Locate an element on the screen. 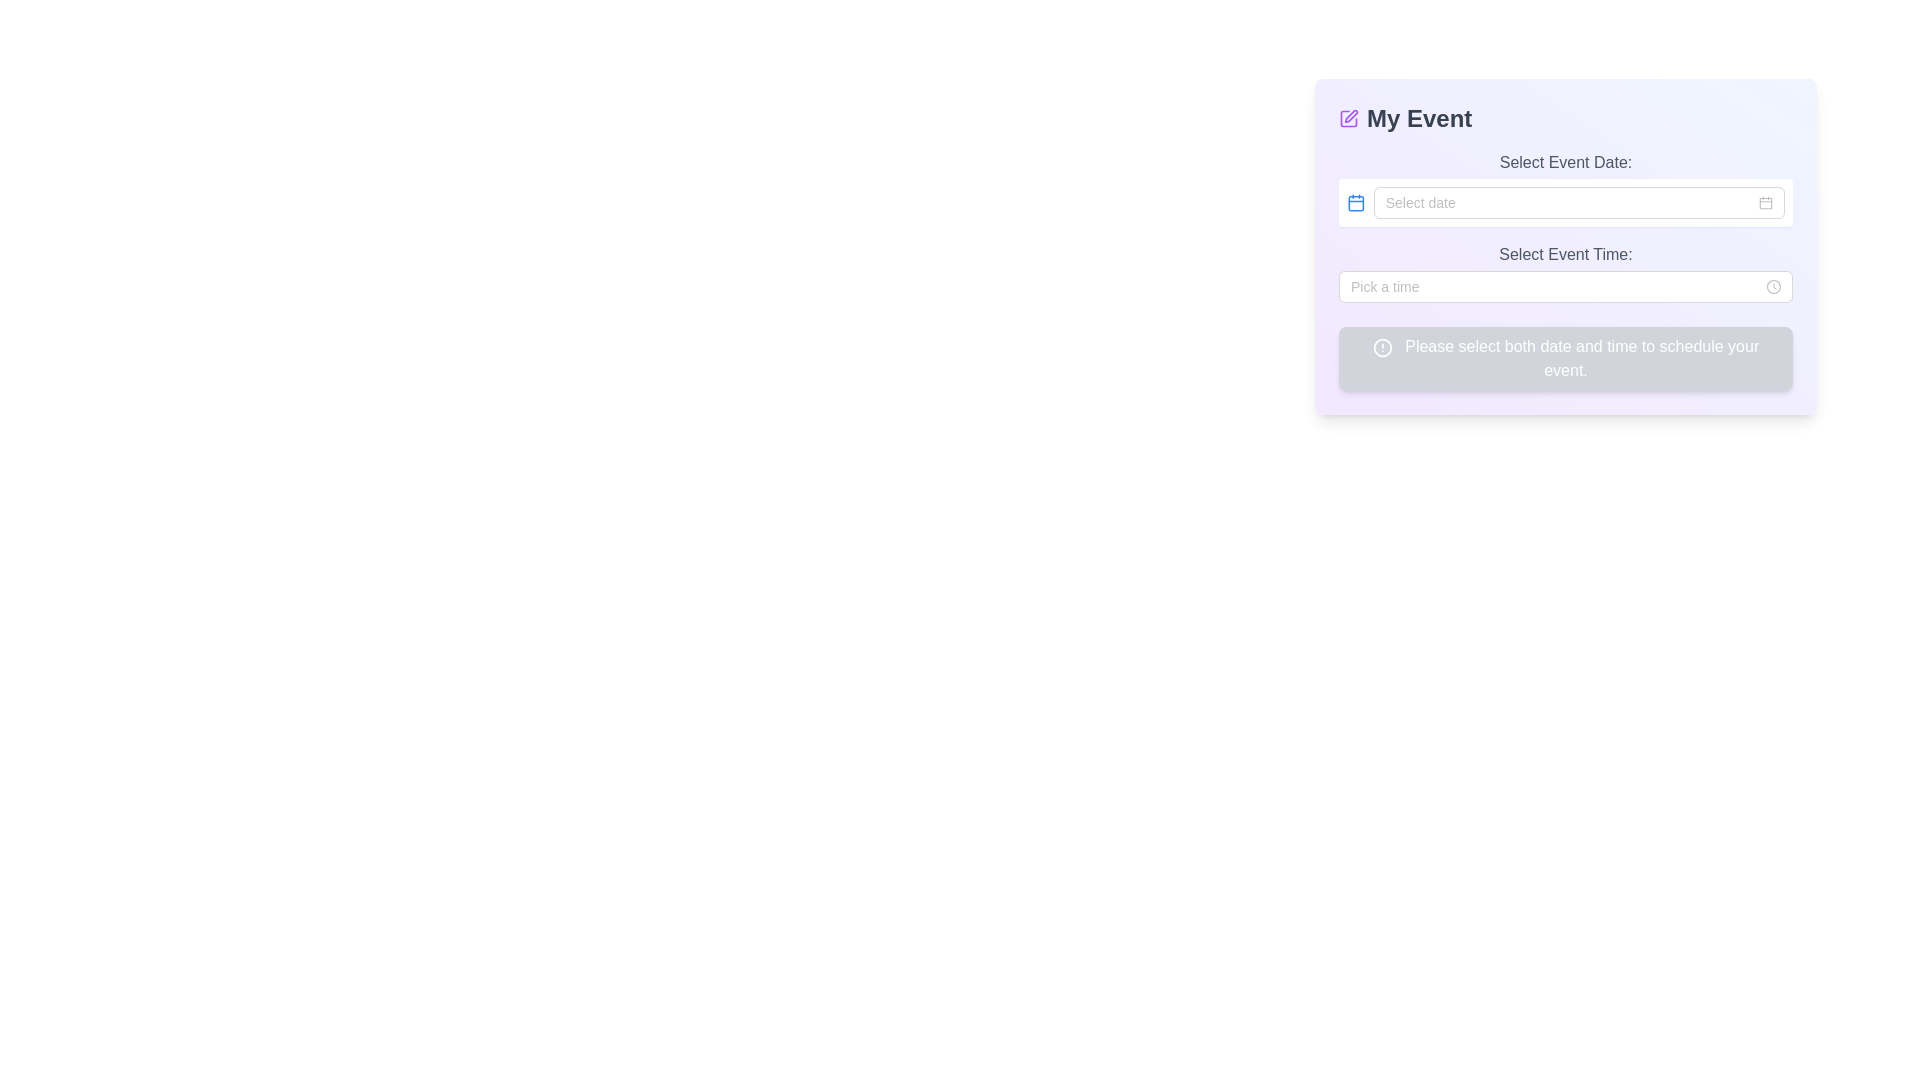 This screenshot has width=1920, height=1080. the date selection icon located to the left of the 'Select date' input field is located at coordinates (1356, 203).